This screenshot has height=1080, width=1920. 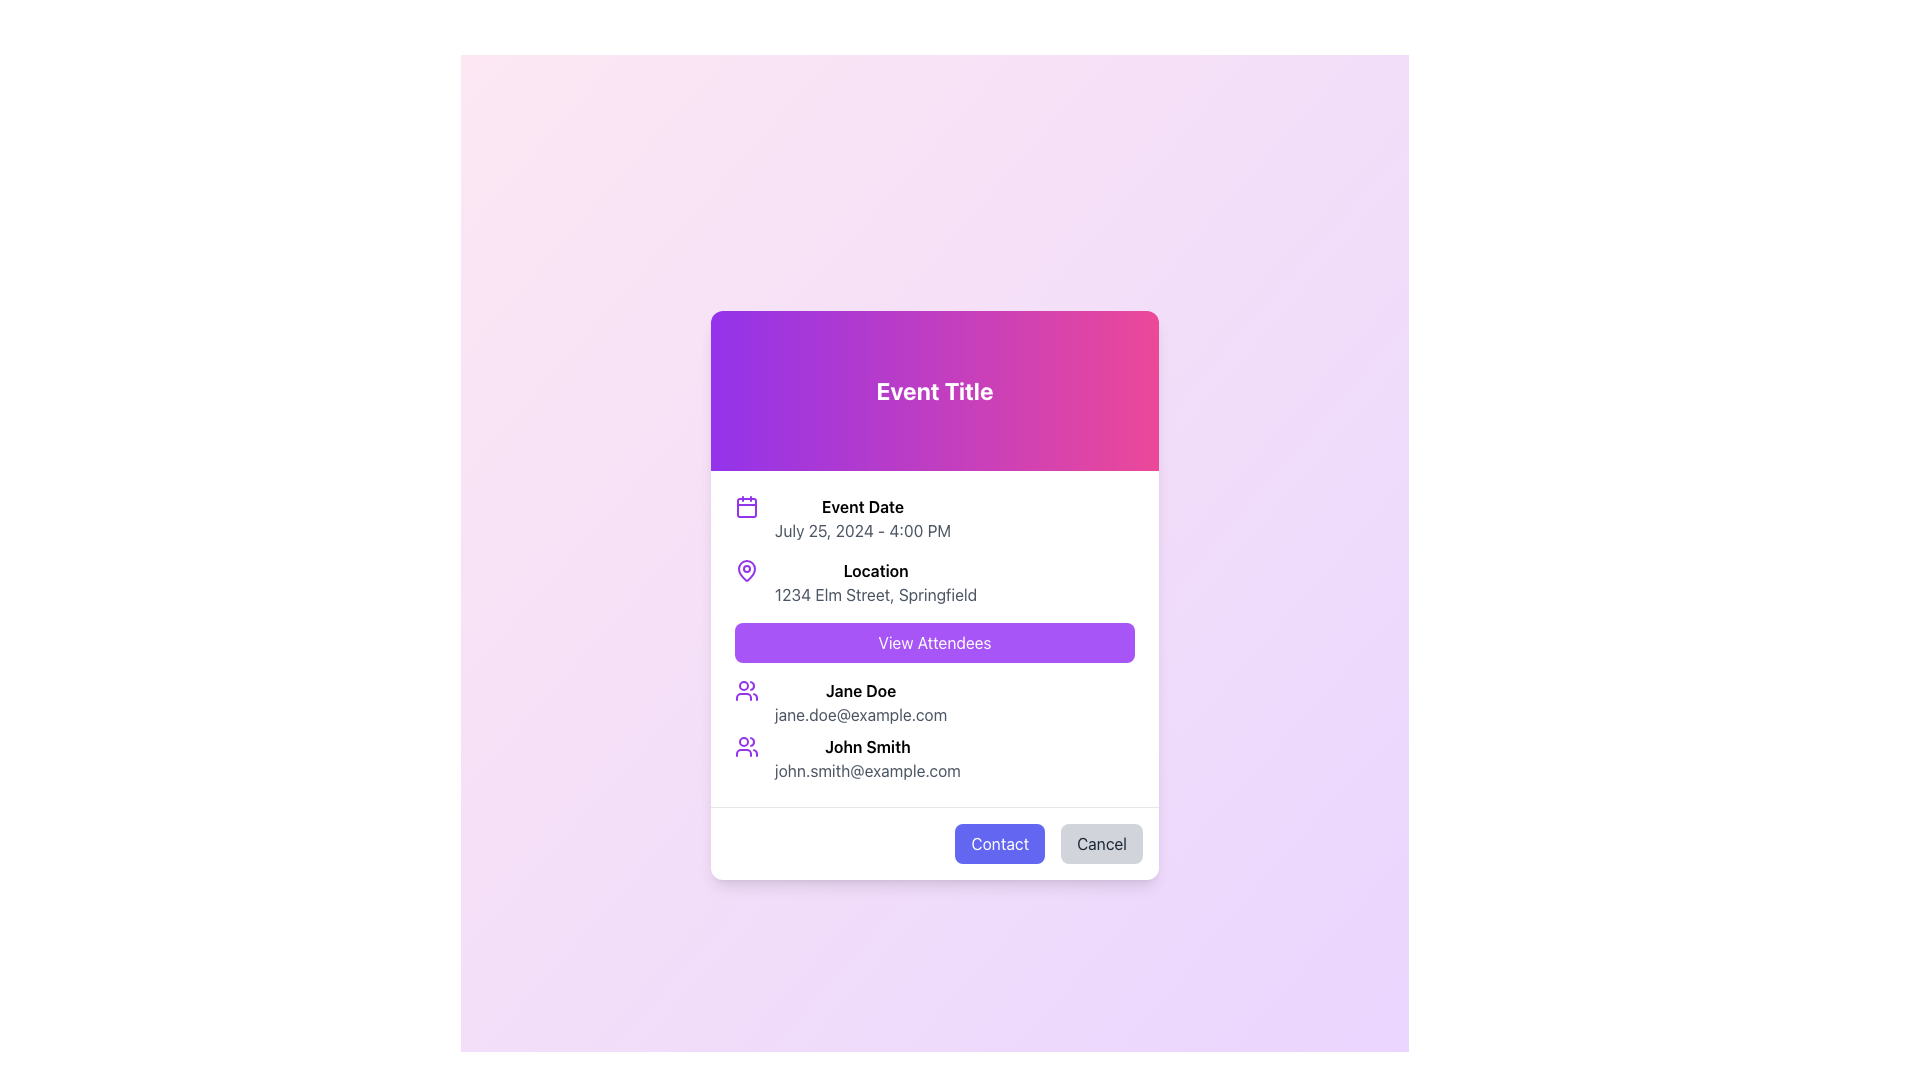 I want to click on the static text displaying the email address 'jane.doe@example.com', which is styled in gray and located below the name 'Jane Doe' in the dialog box, so click(x=861, y=713).